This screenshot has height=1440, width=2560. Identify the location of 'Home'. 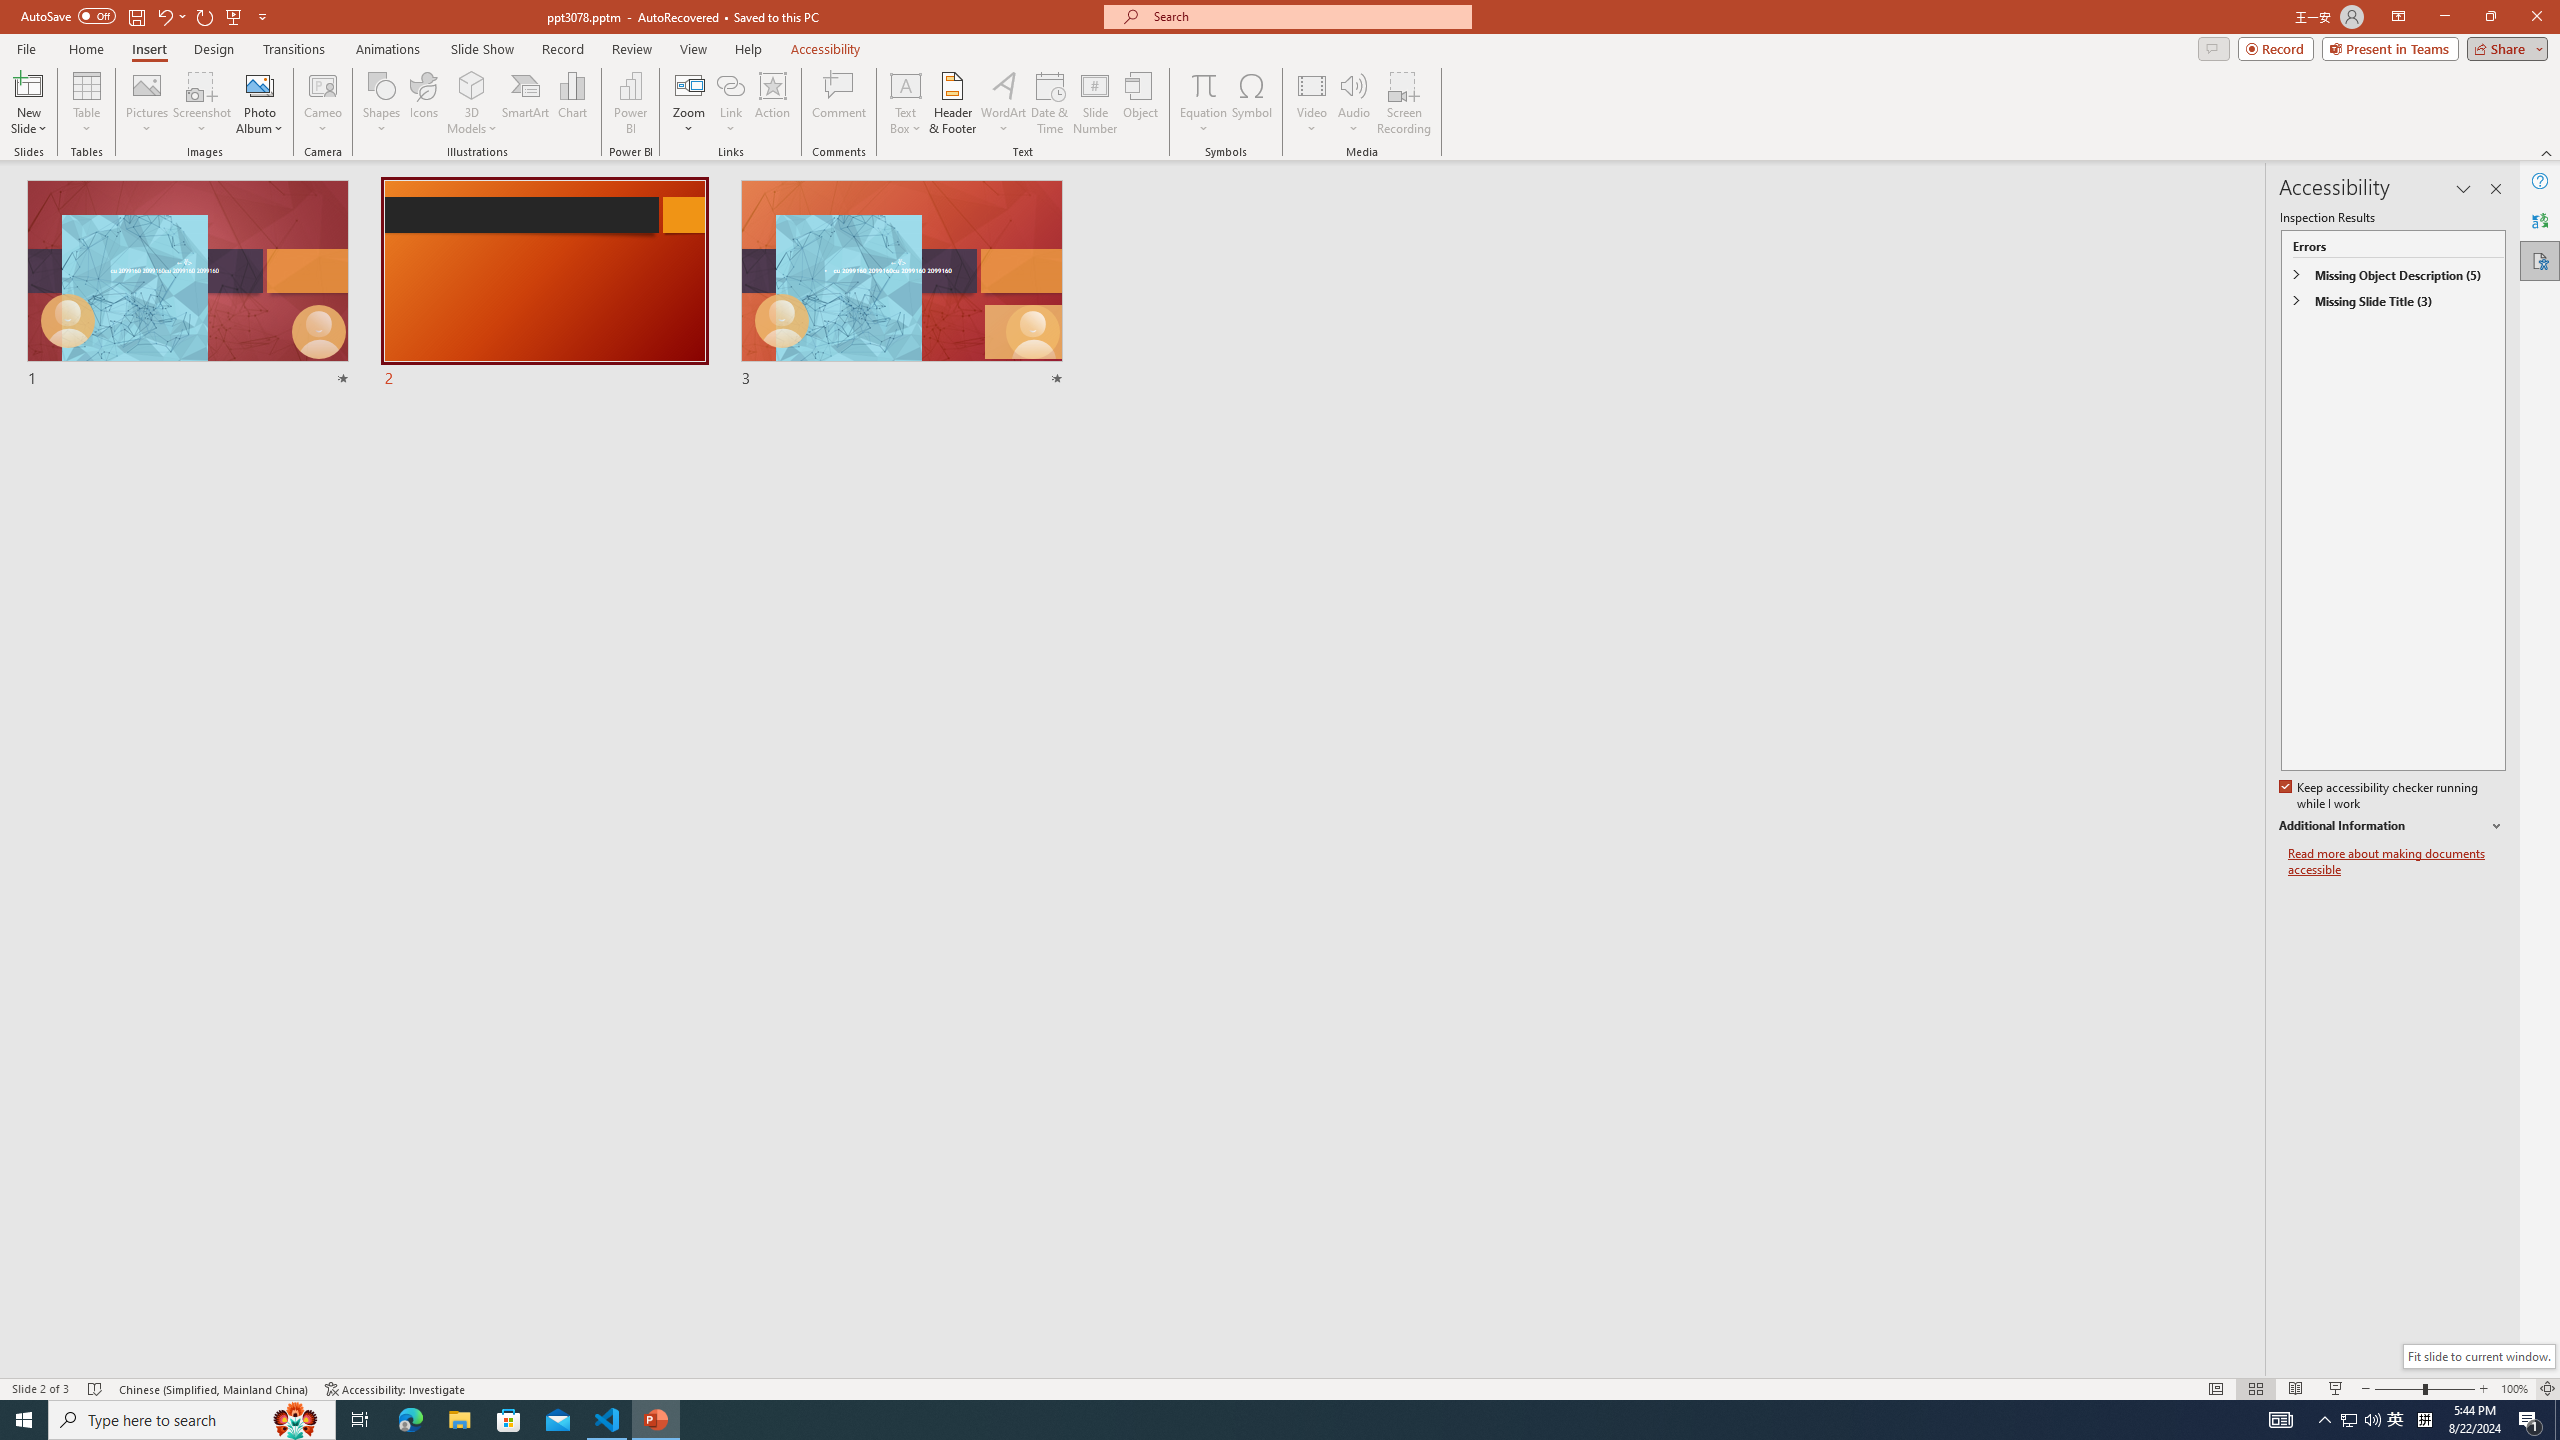
(85, 49).